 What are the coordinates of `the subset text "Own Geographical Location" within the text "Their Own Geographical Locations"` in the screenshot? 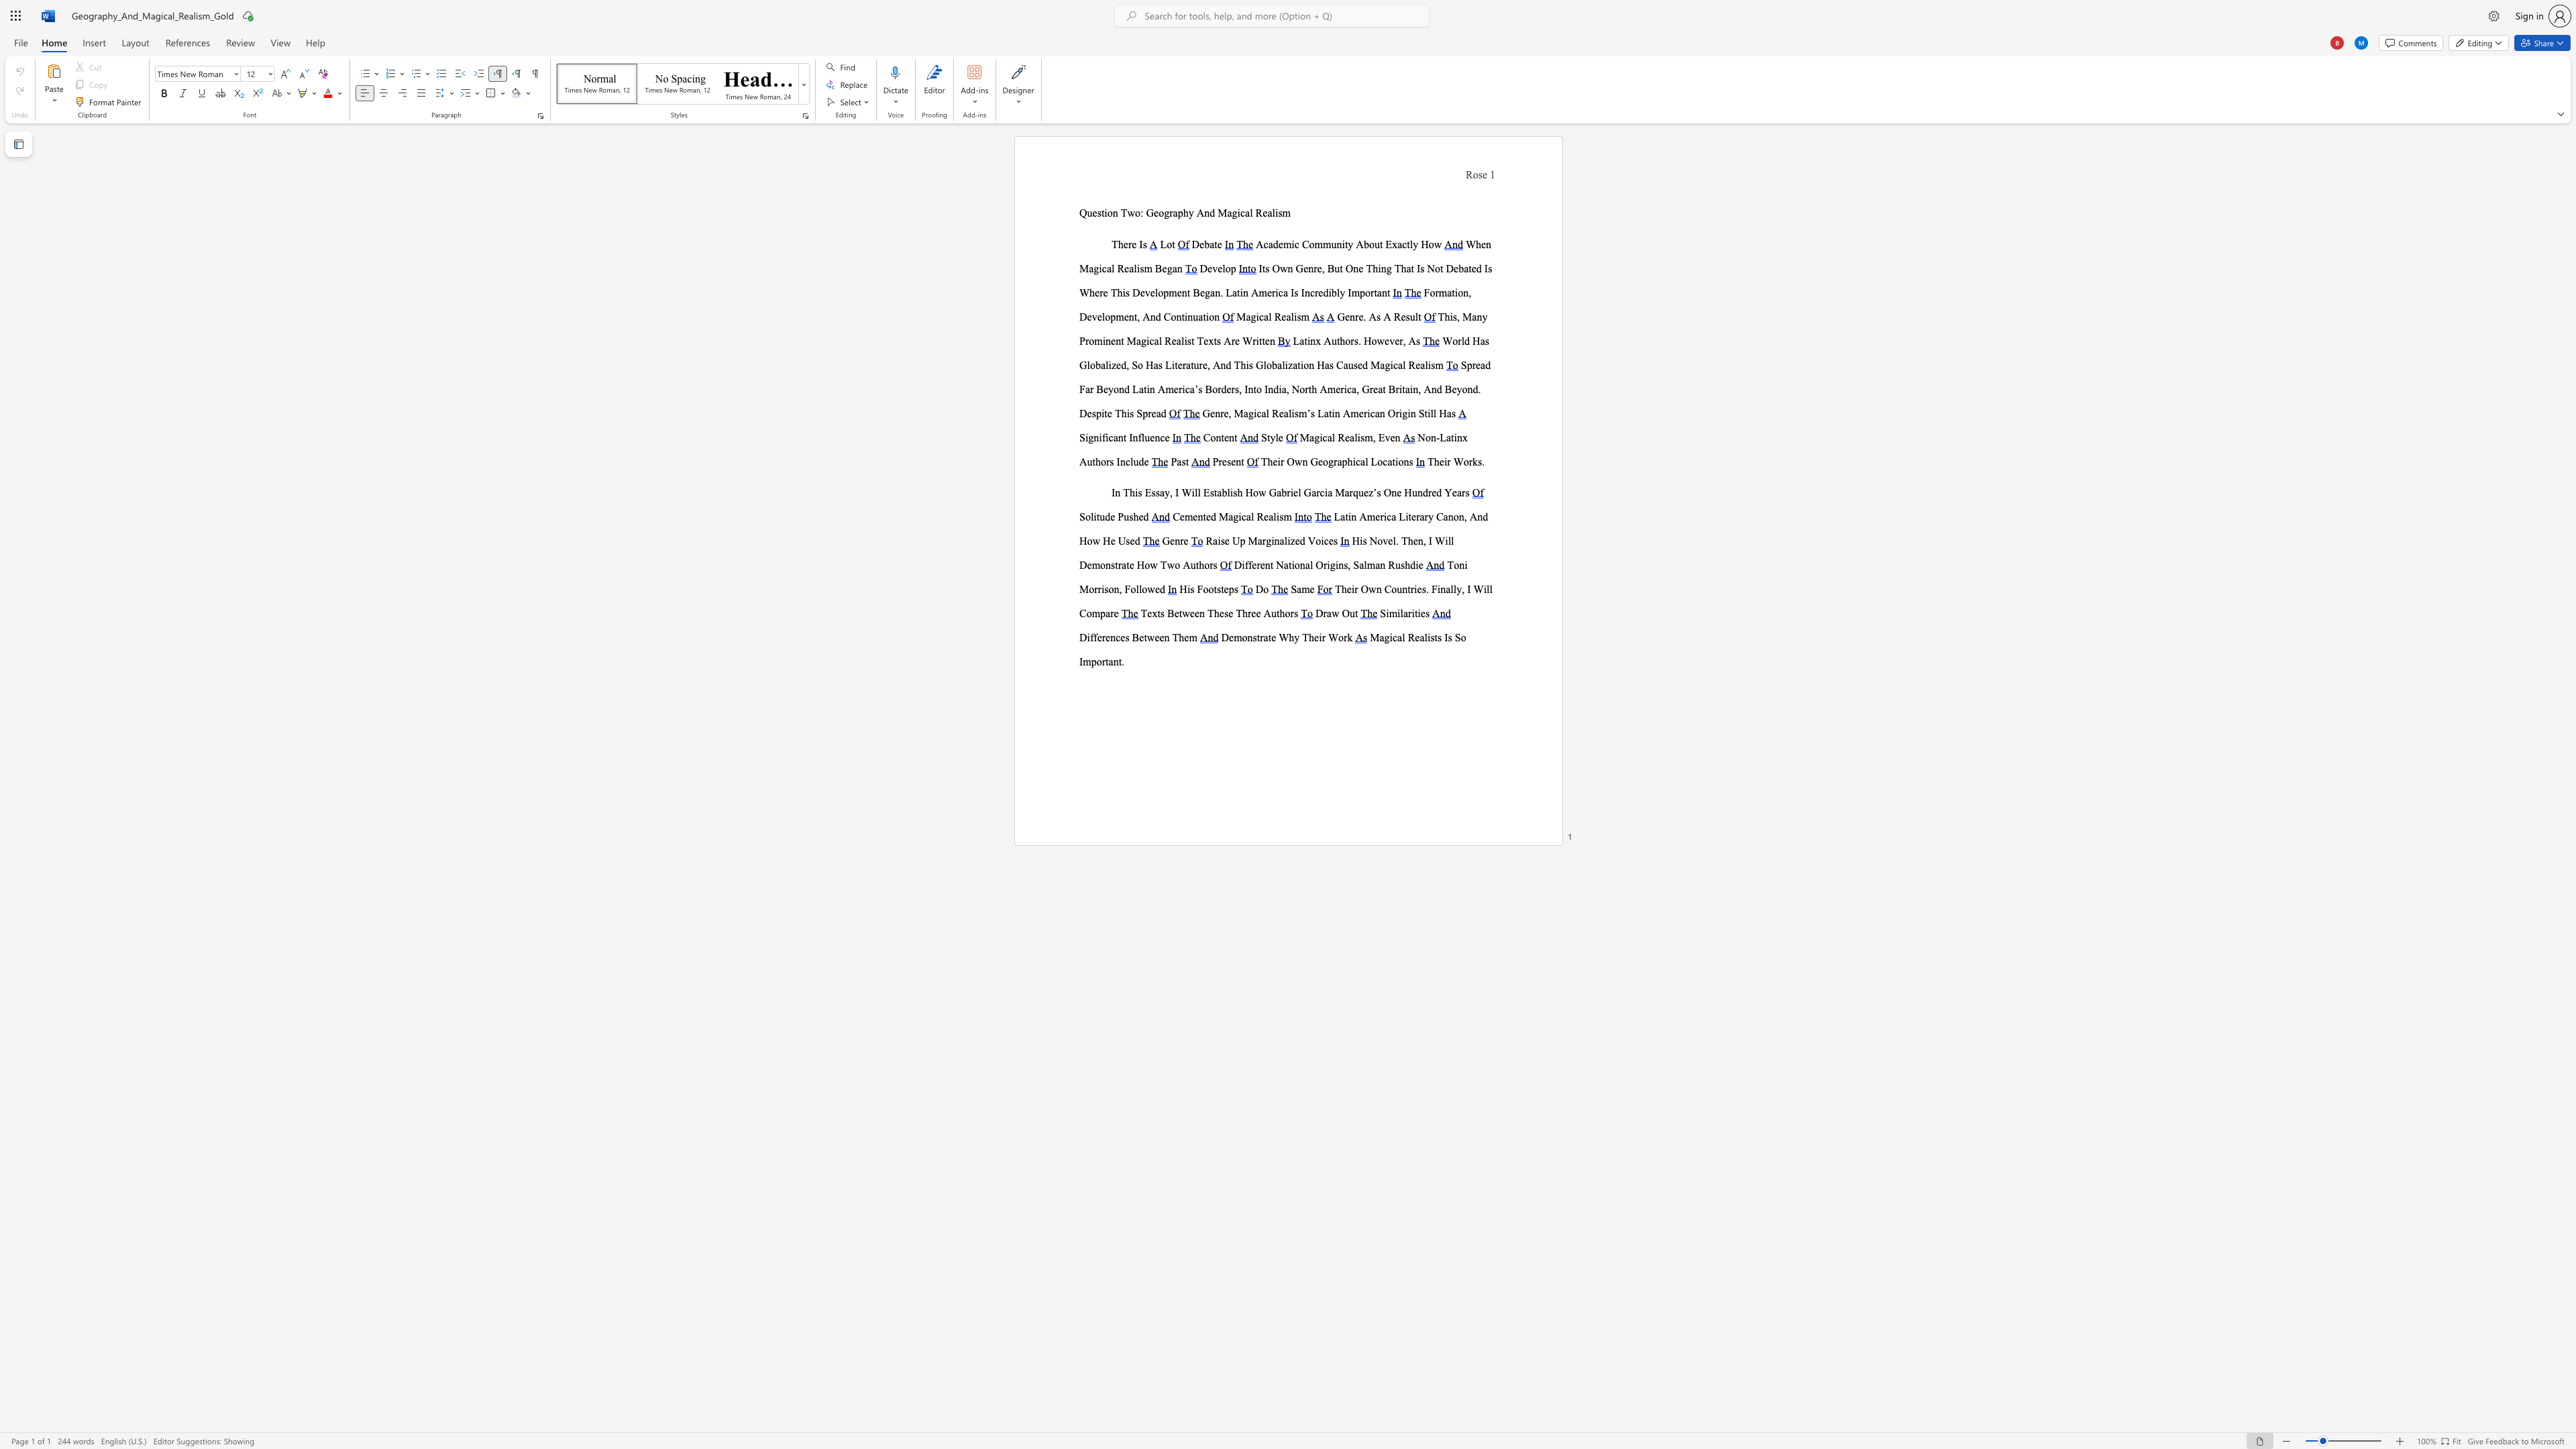 It's located at (1285, 460).